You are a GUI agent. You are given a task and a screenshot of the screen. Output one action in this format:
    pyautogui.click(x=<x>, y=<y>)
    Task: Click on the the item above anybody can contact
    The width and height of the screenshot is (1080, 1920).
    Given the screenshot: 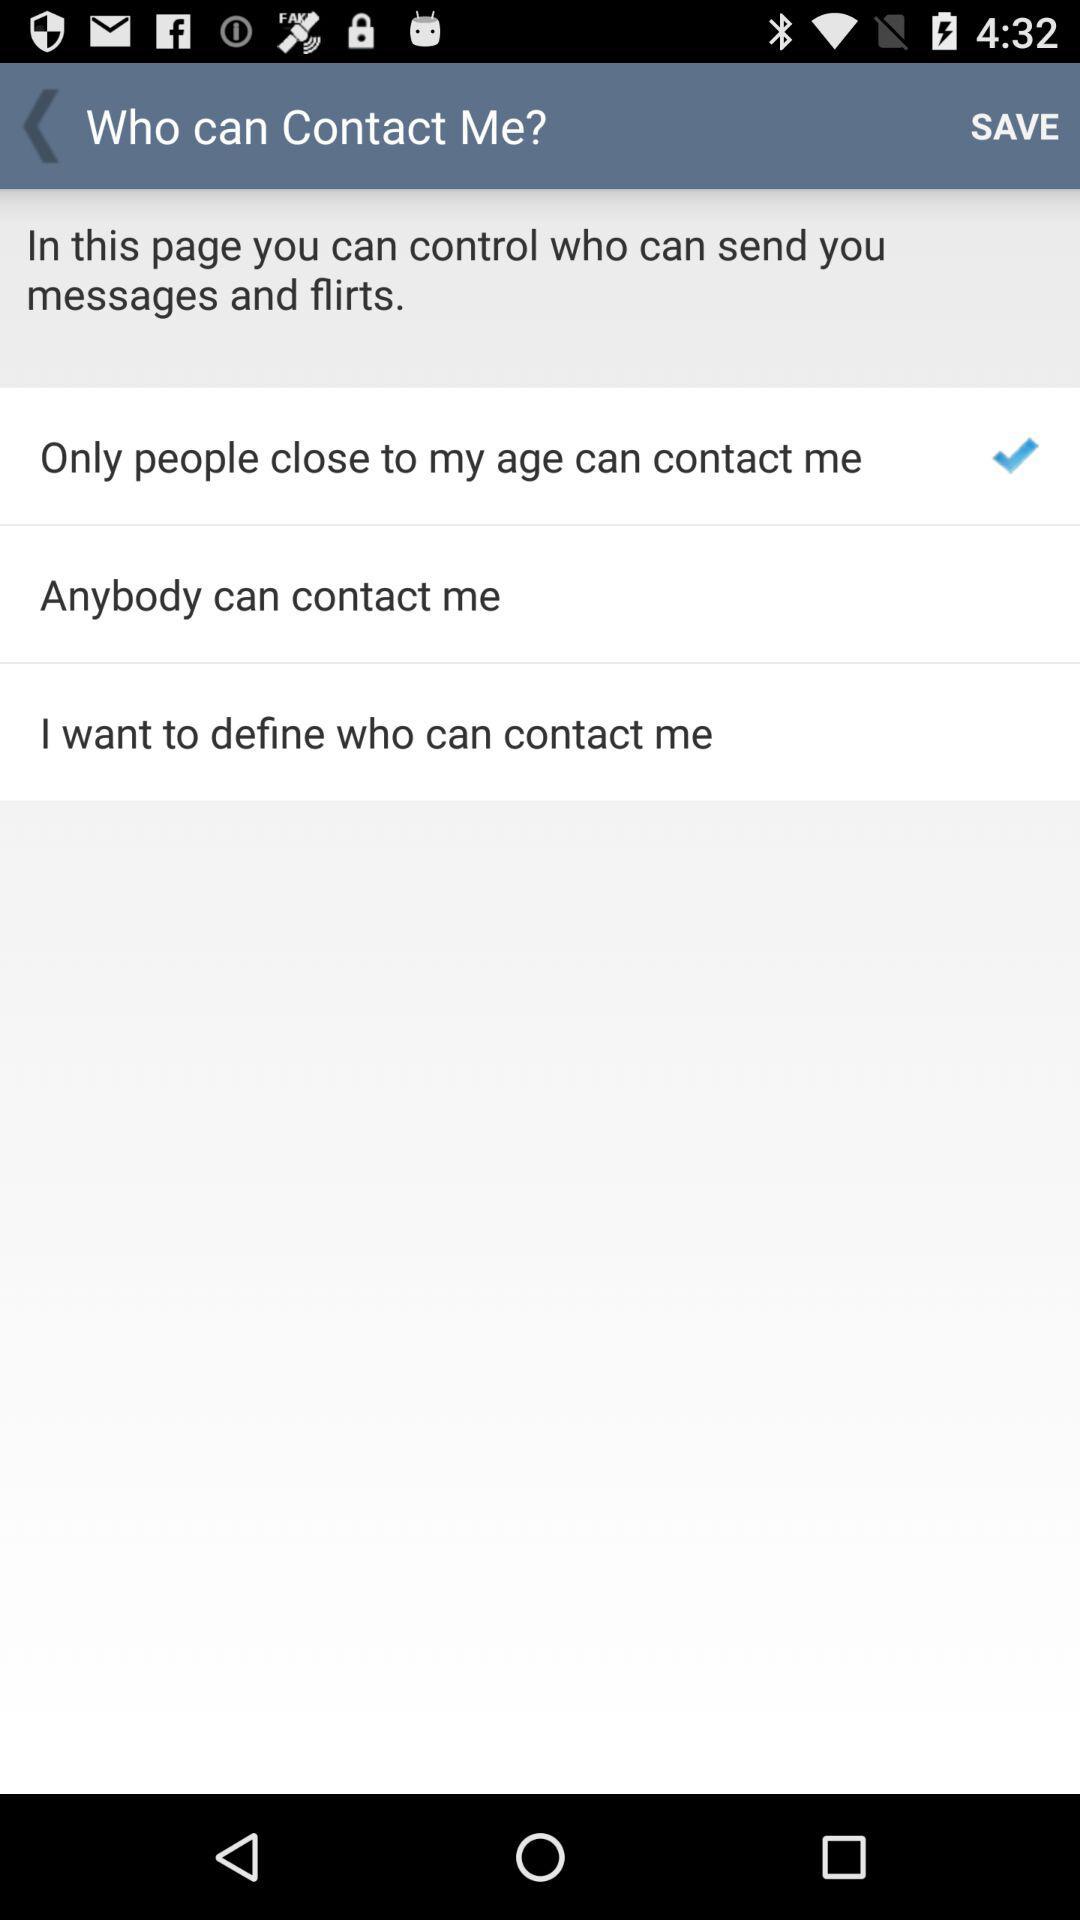 What is the action you would take?
    pyautogui.click(x=489, y=455)
    